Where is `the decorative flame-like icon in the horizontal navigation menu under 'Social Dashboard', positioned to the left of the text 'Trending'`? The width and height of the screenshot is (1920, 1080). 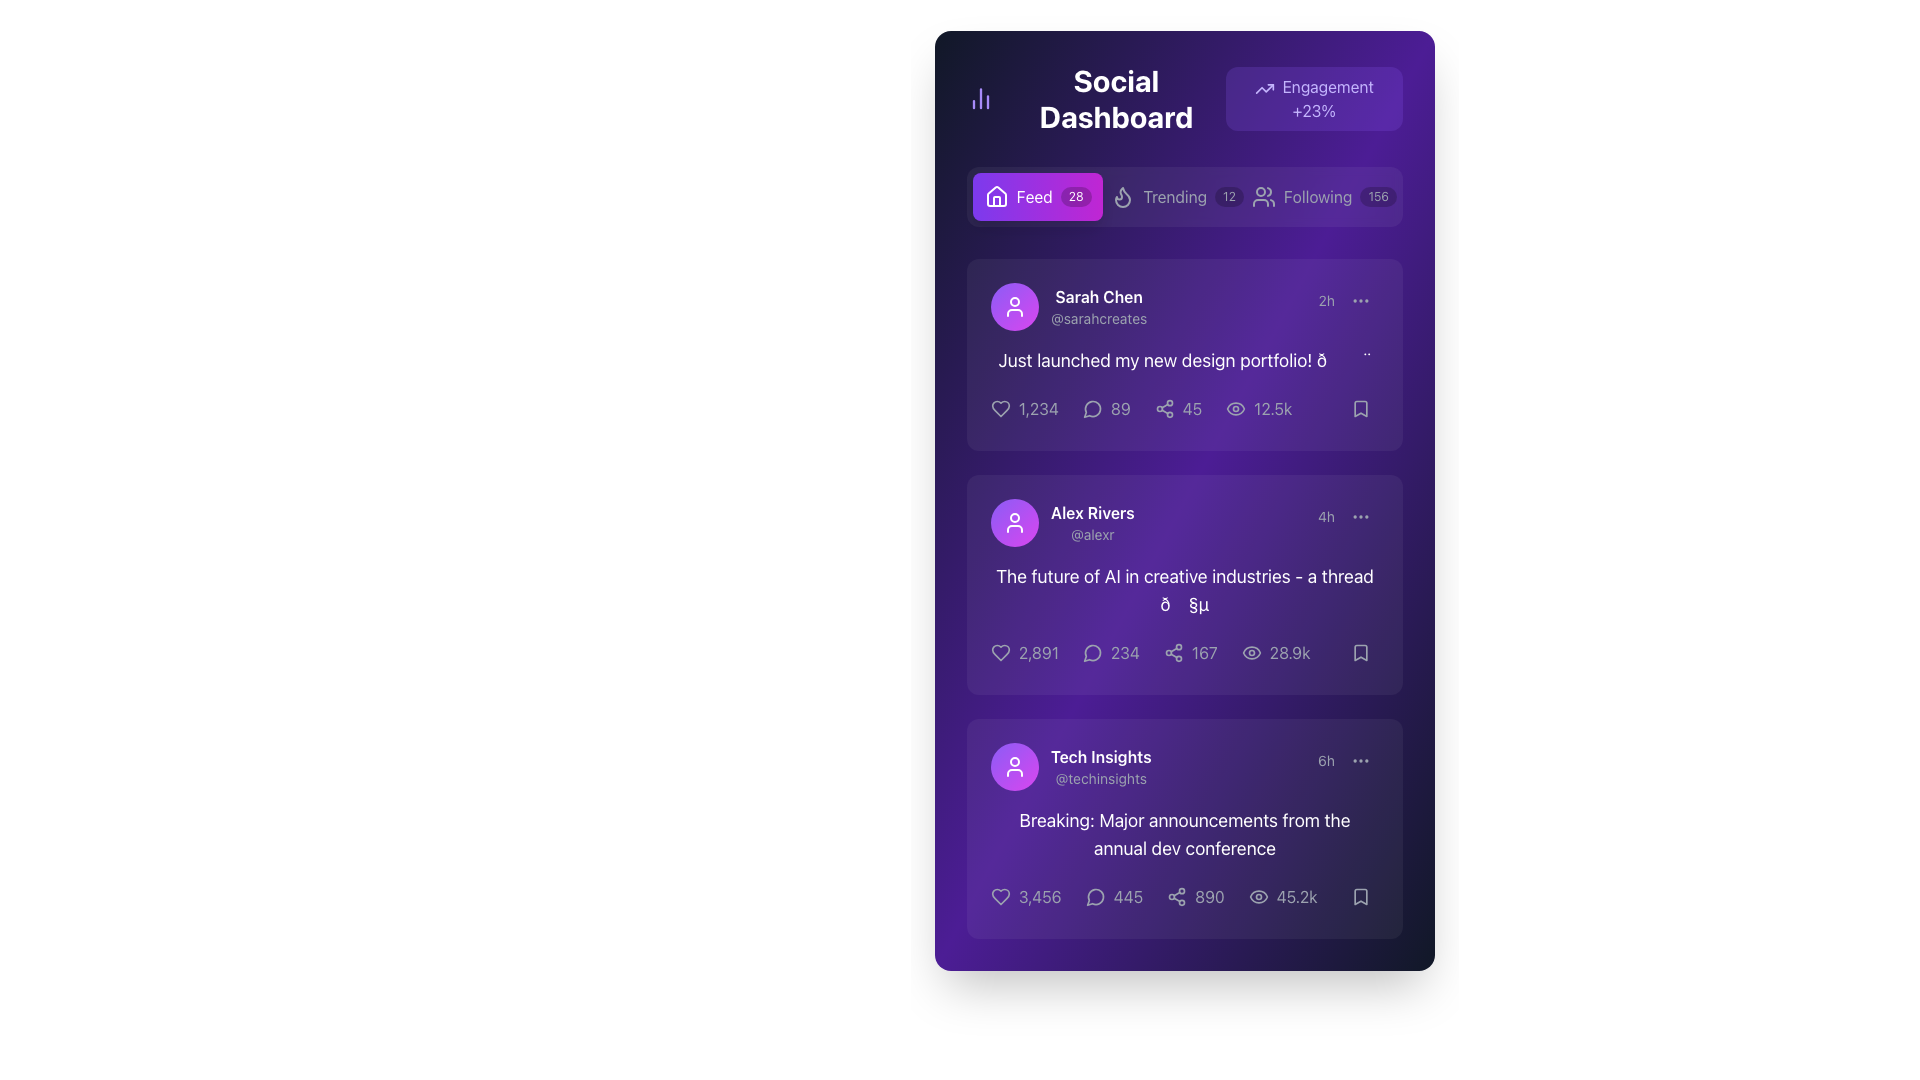
the decorative flame-like icon in the horizontal navigation menu under 'Social Dashboard', positioned to the left of the text 'Trending' is located at coordinates (1123, 196).